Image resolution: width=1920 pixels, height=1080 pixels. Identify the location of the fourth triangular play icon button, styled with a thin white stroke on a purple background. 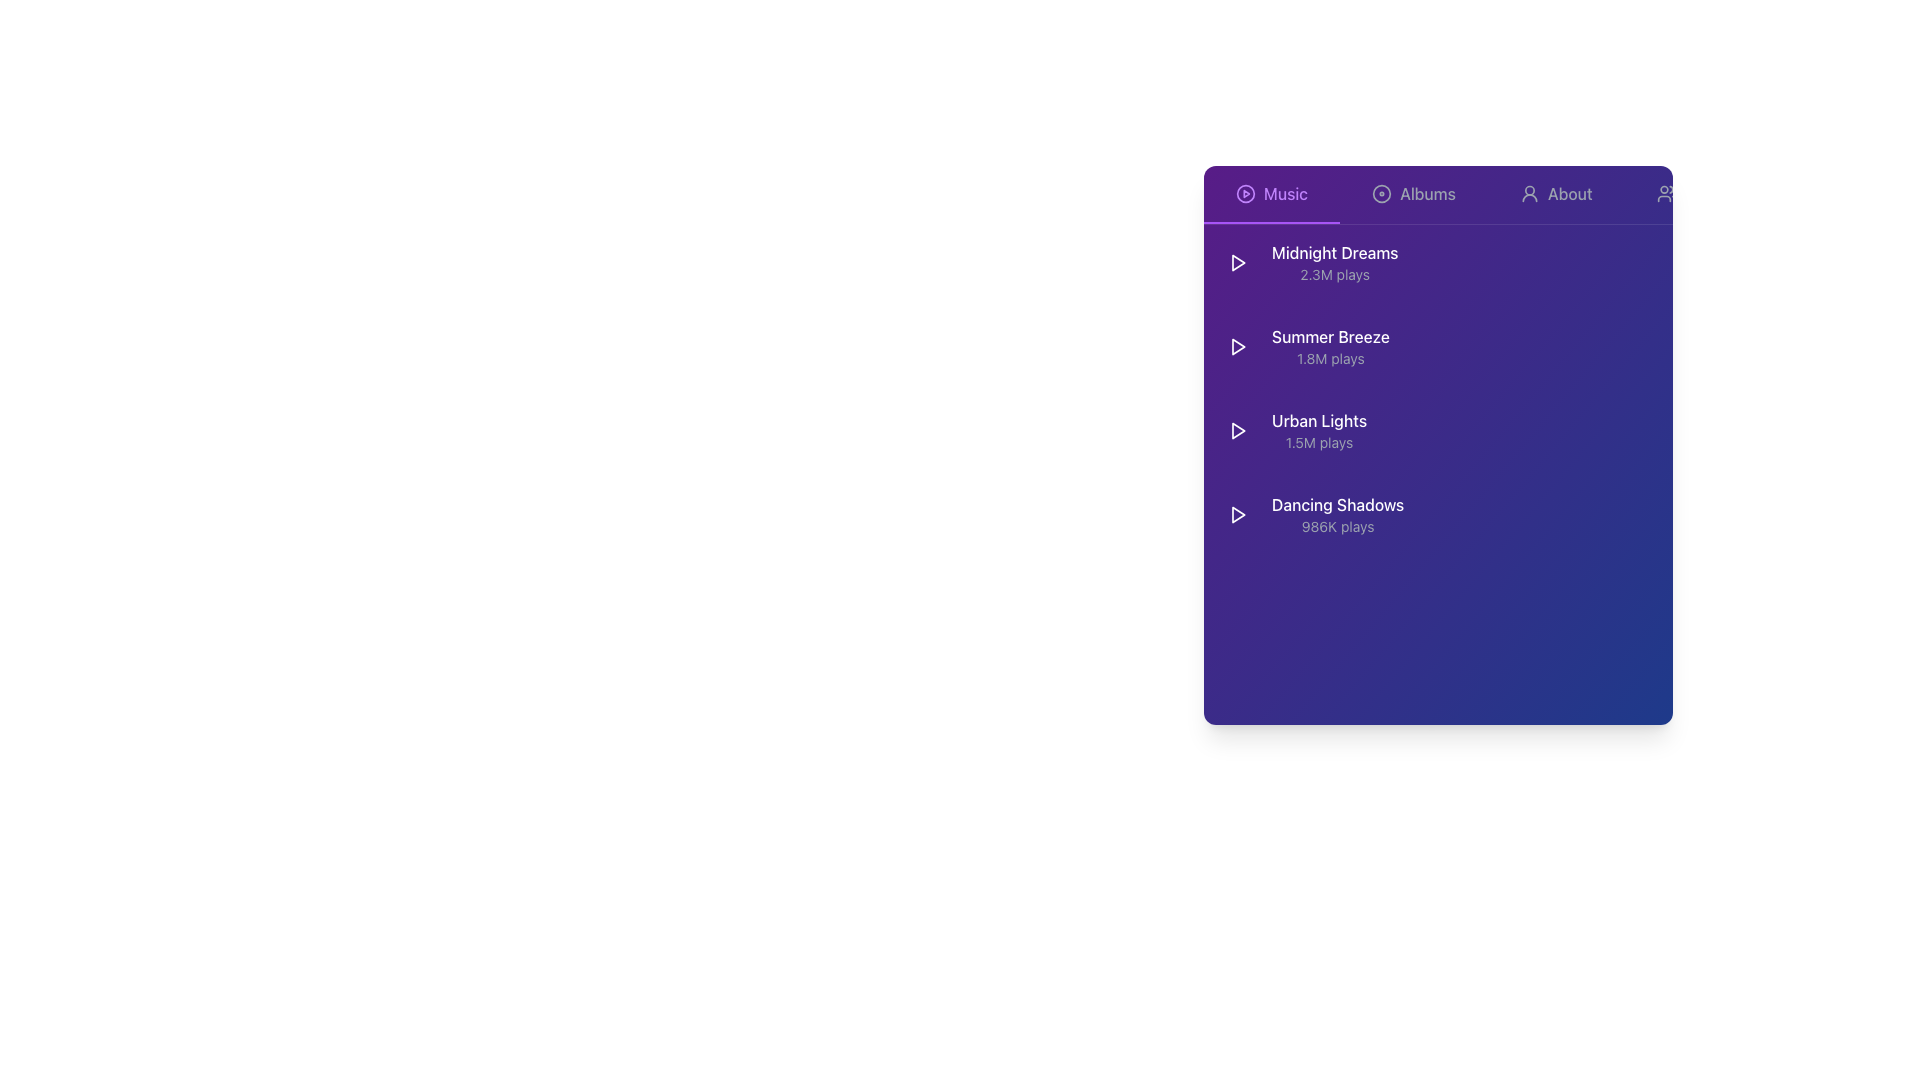
(1237, 514).